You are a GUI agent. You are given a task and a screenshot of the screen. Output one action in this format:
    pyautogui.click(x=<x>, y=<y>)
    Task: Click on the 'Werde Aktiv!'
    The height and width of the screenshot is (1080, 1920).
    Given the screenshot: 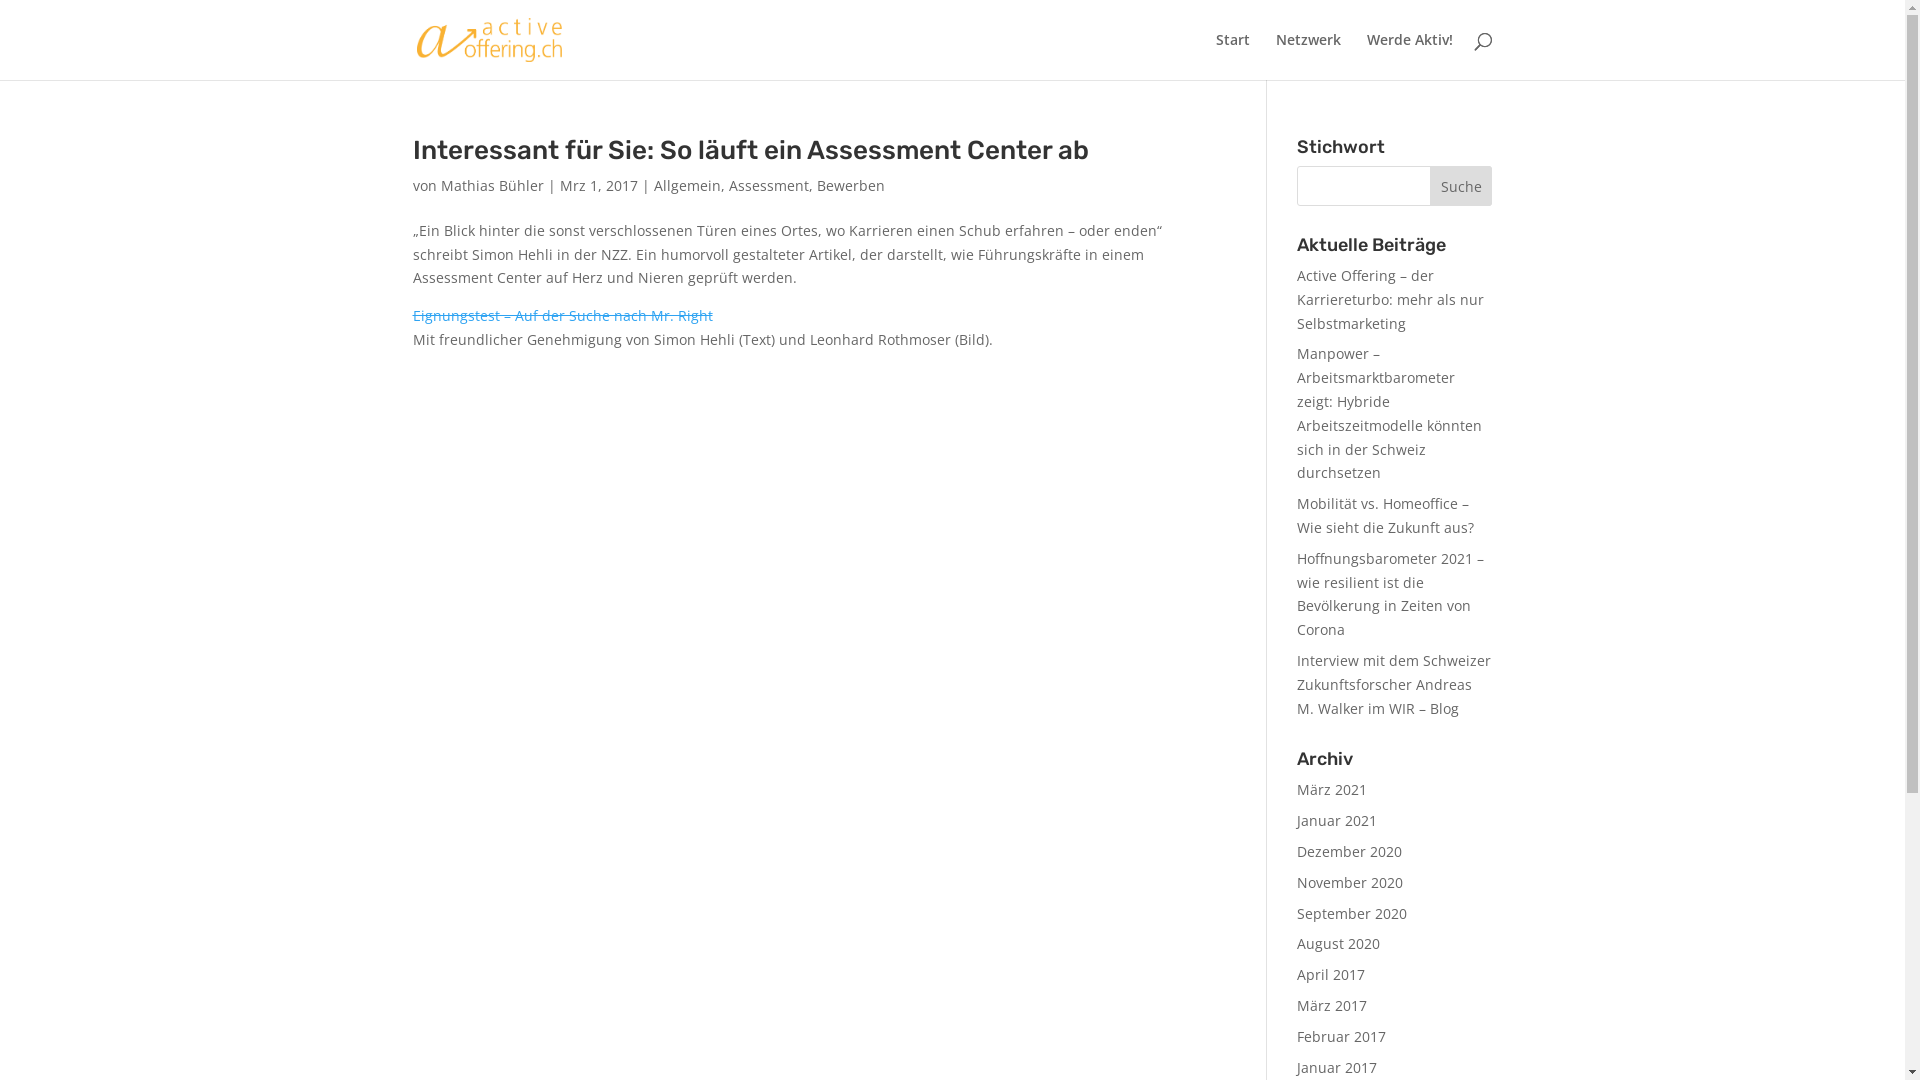 What is the action you would take?
    pyautogui.click(x=1408, y=55)
    